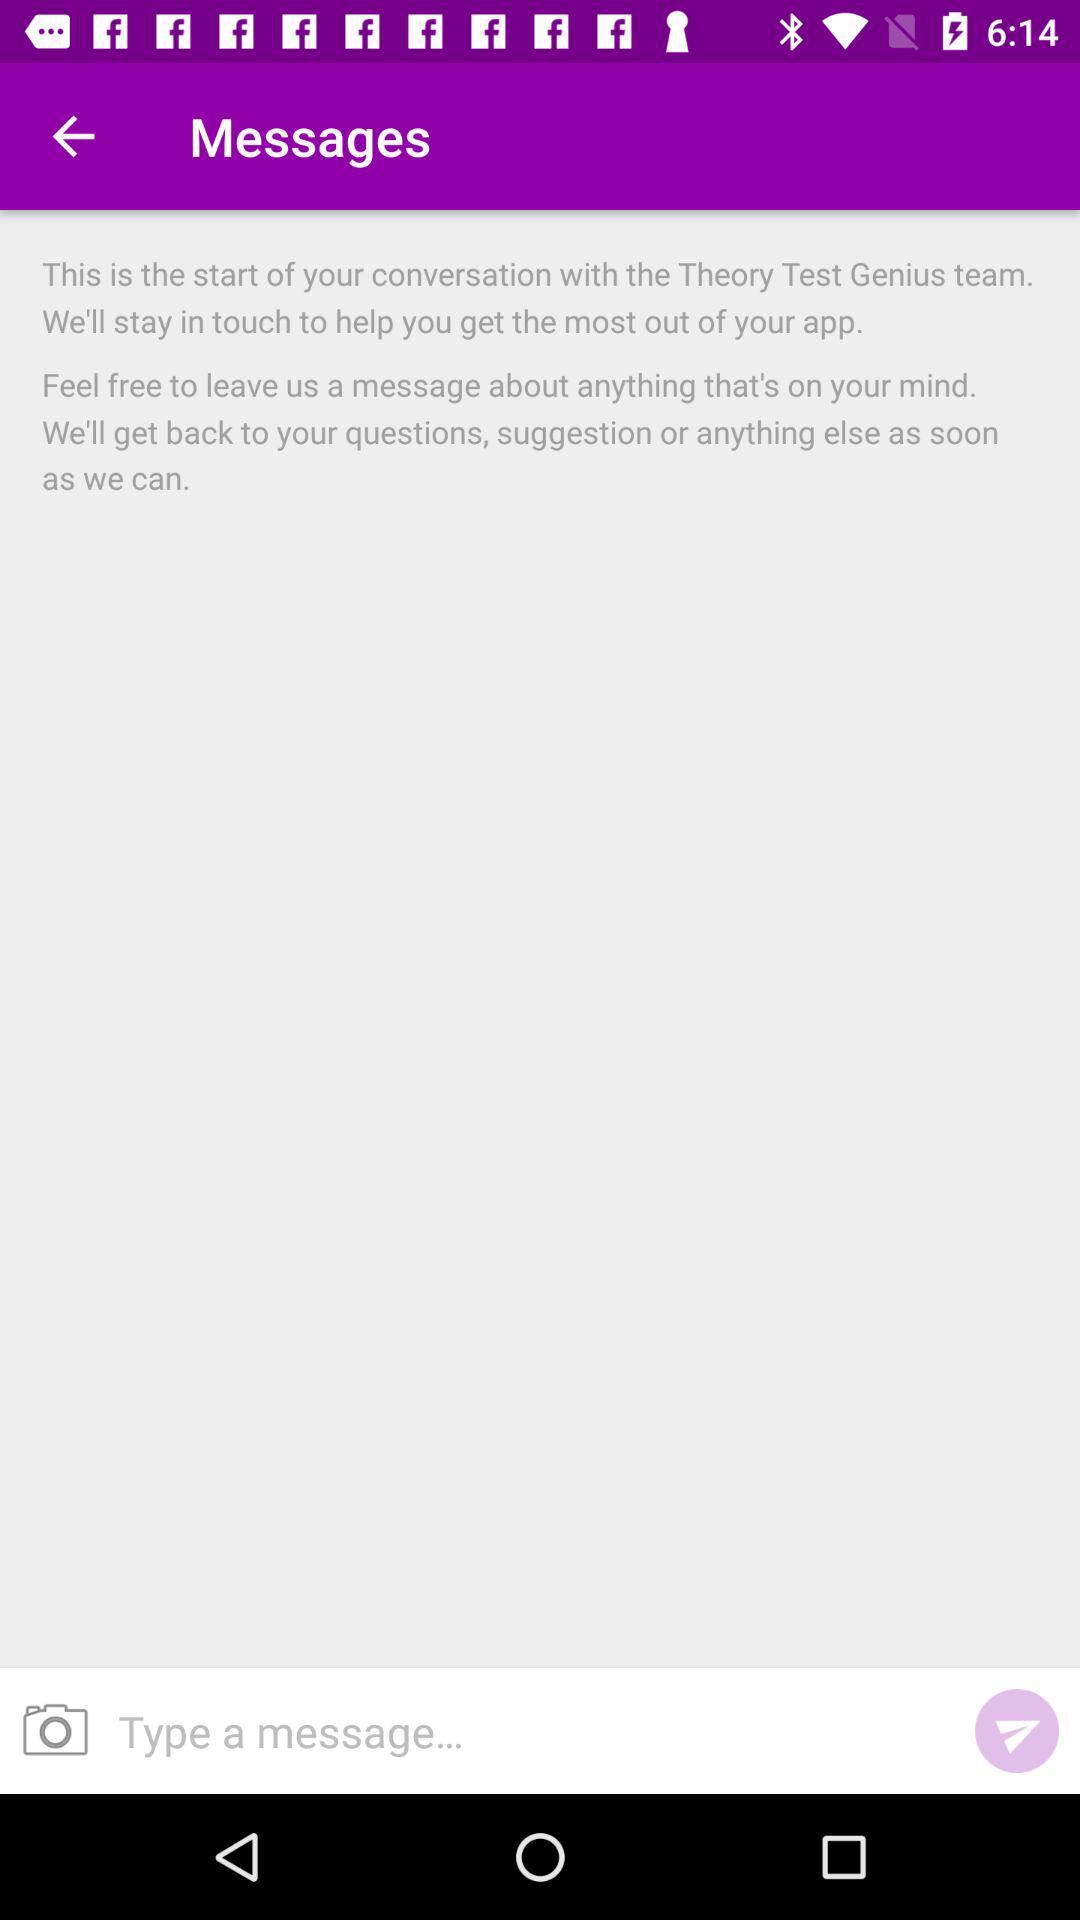 Image resolution: width=1080 pixels, height=1920 pixels. Describe the element at coordinates (524, 1730) in the screenshot. I see `message` at that location.